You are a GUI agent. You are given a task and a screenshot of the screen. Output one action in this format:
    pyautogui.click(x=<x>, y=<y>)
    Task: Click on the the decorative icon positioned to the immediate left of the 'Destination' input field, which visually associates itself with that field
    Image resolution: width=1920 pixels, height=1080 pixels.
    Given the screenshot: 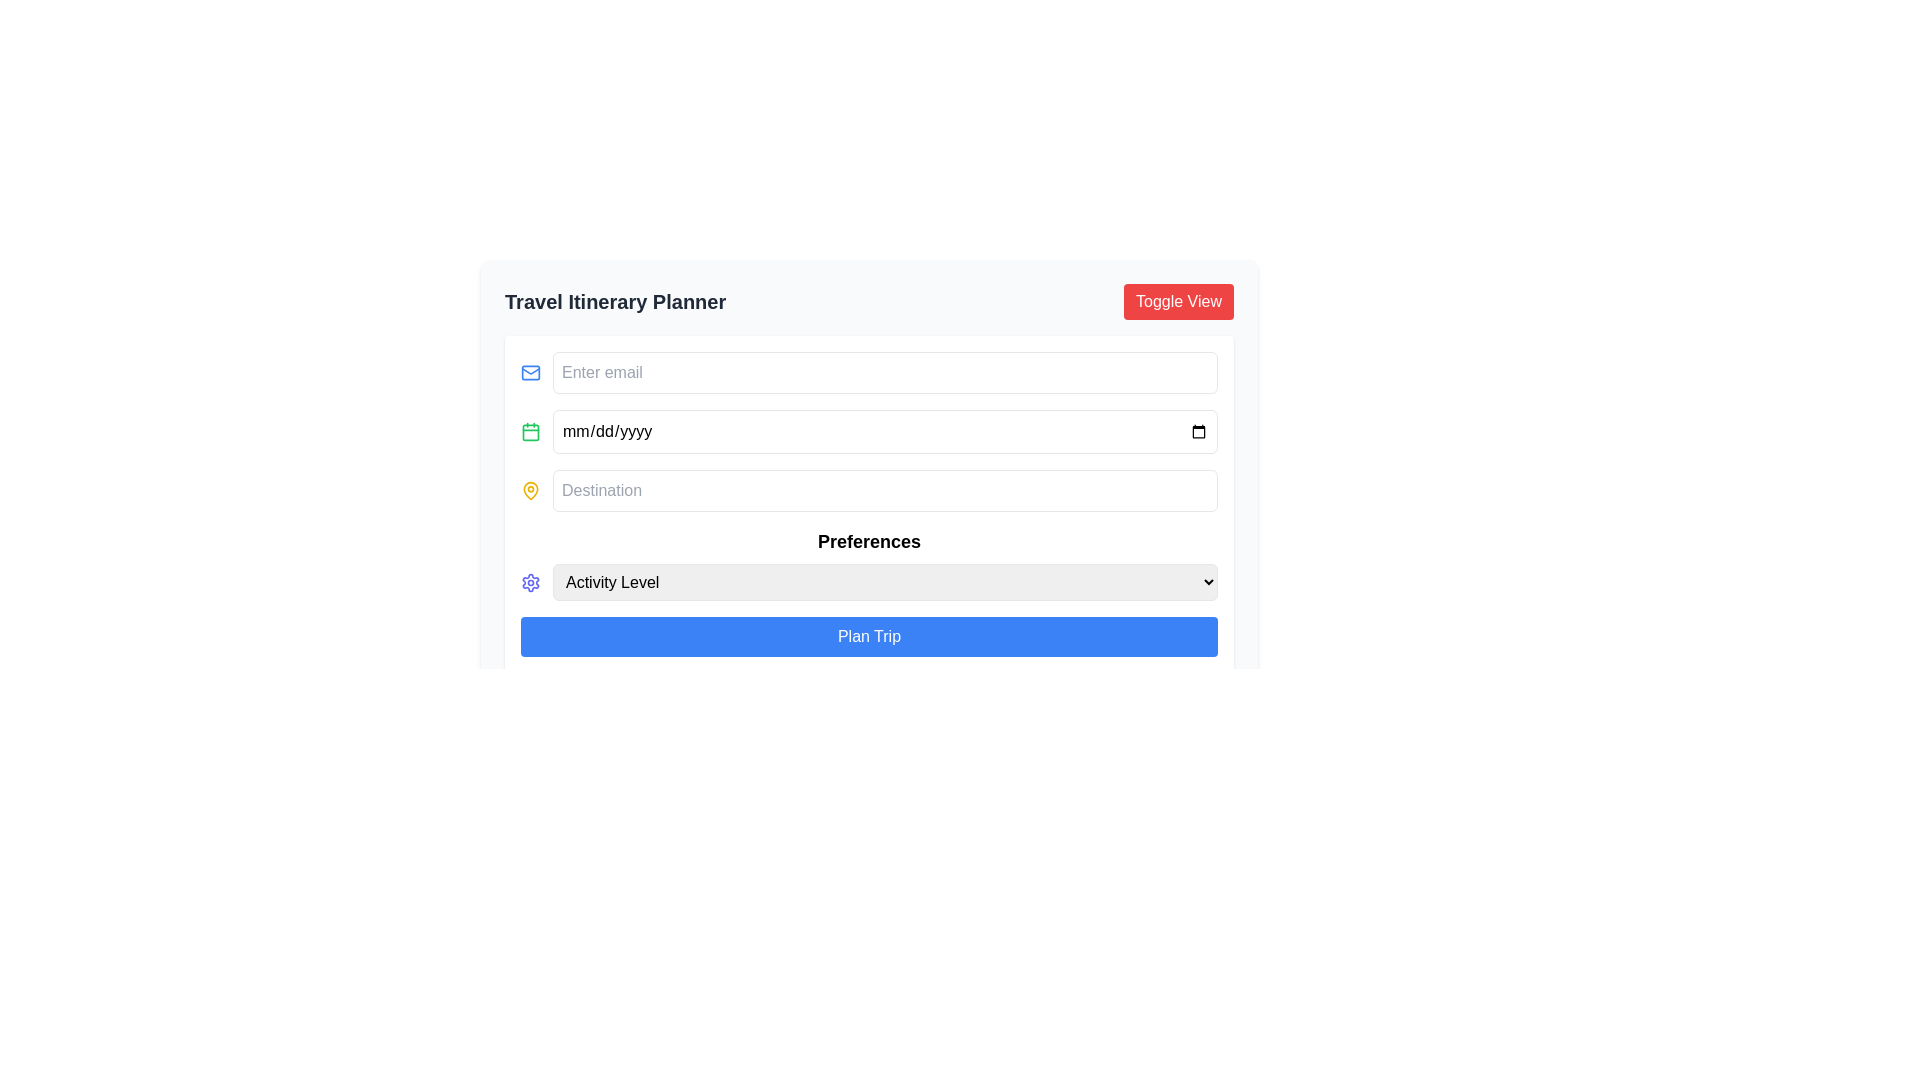 What is the action you would take?
    pyautogui.click(x=531, y=490)
    